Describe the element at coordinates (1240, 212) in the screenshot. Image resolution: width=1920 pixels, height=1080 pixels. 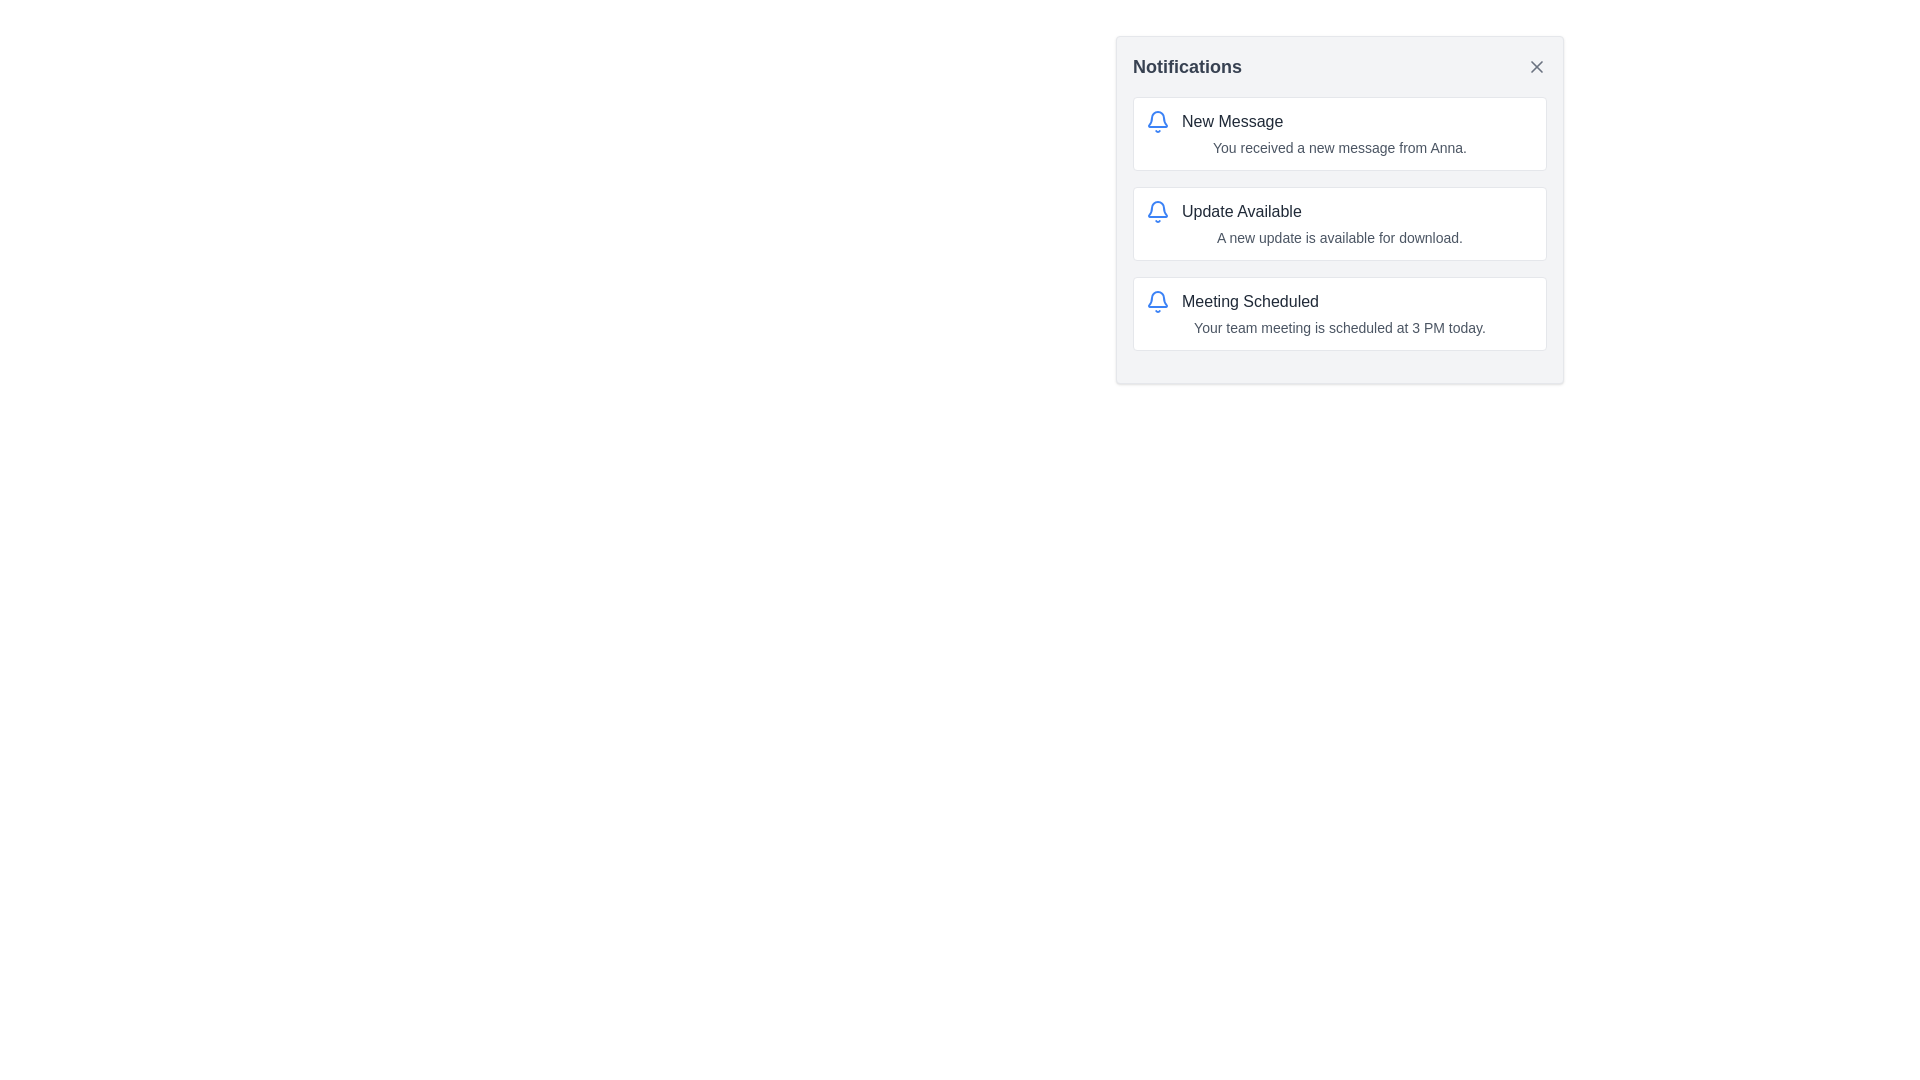
I see `title 'Update Available' from the Text label located in the middle notification block of the notifications pane, which is positioned to the right of the blue bell icon` at that location.